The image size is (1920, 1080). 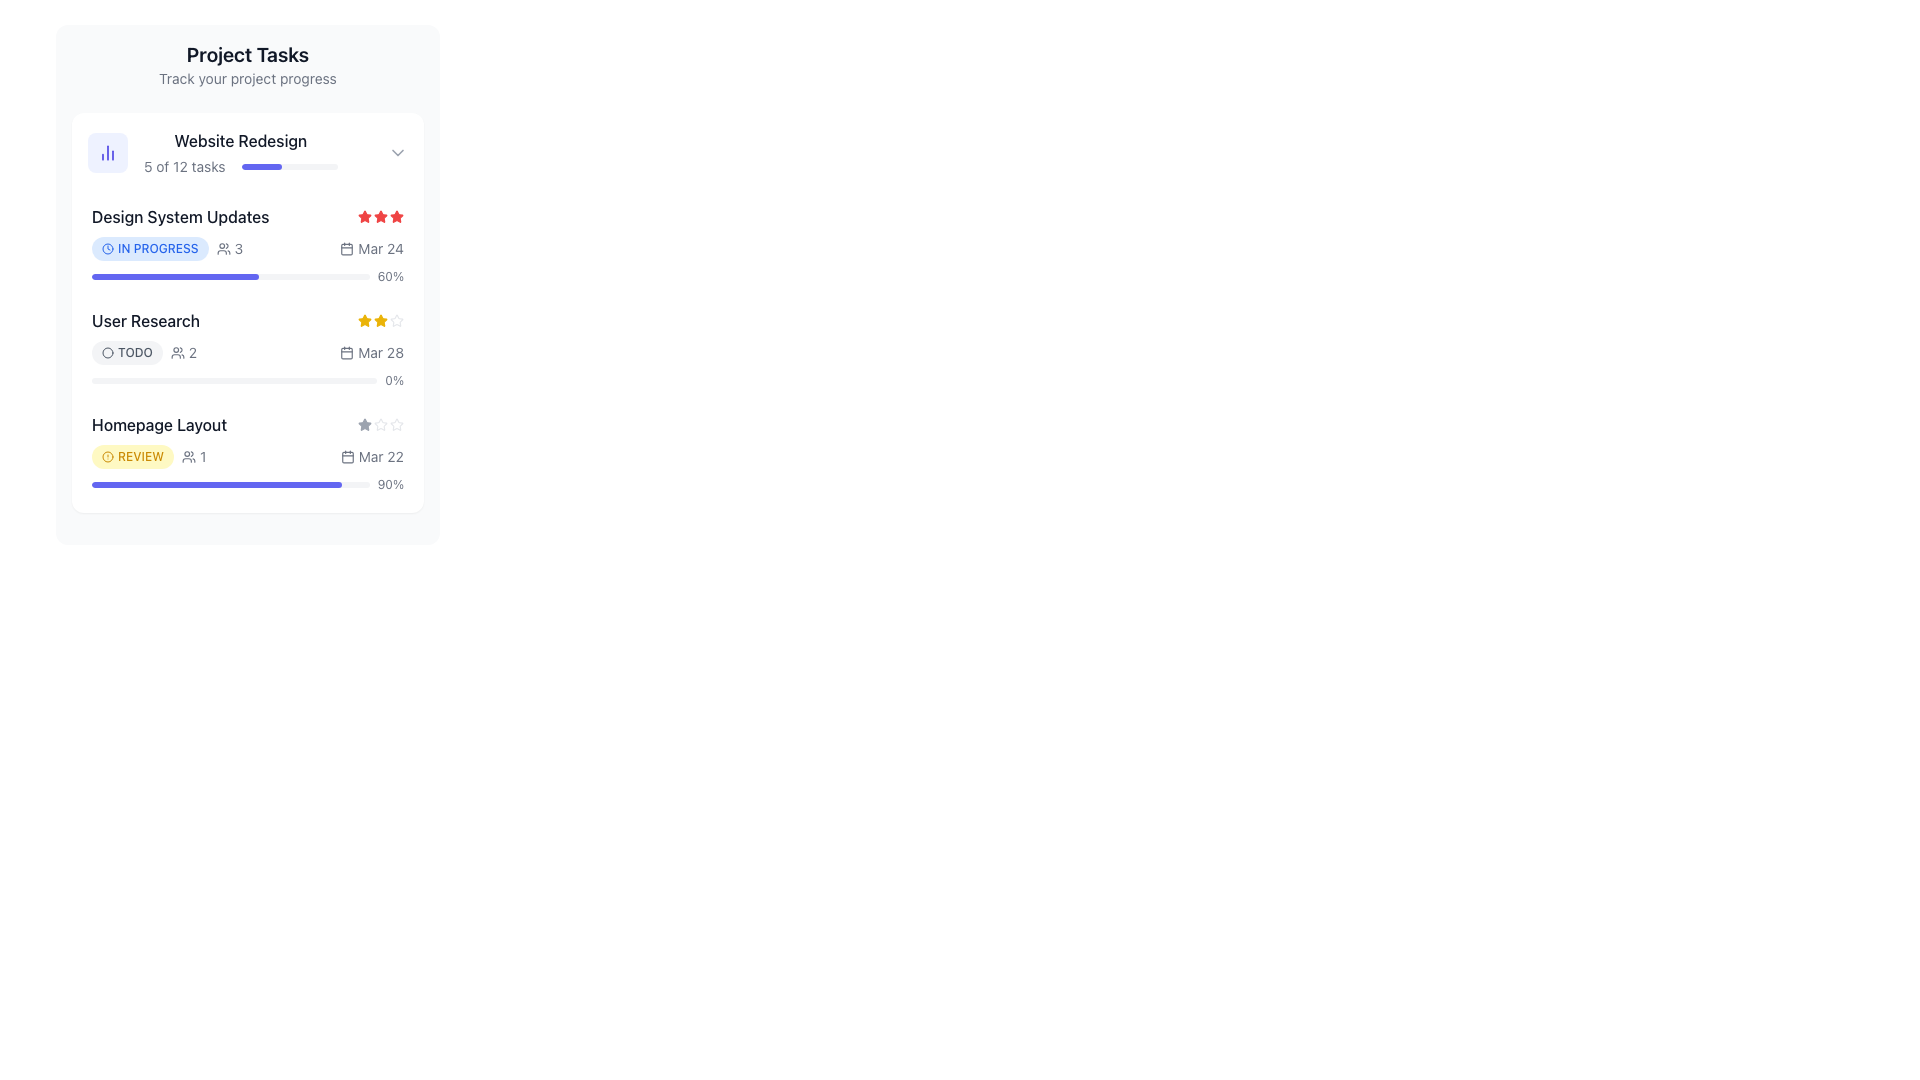 What do you see at coordinates (247, 319) in the screenshot?
I see `the star icons in the 'User Research' section of the 'Website Redesign' task card to update the rating` at bounding box center [247, 319].